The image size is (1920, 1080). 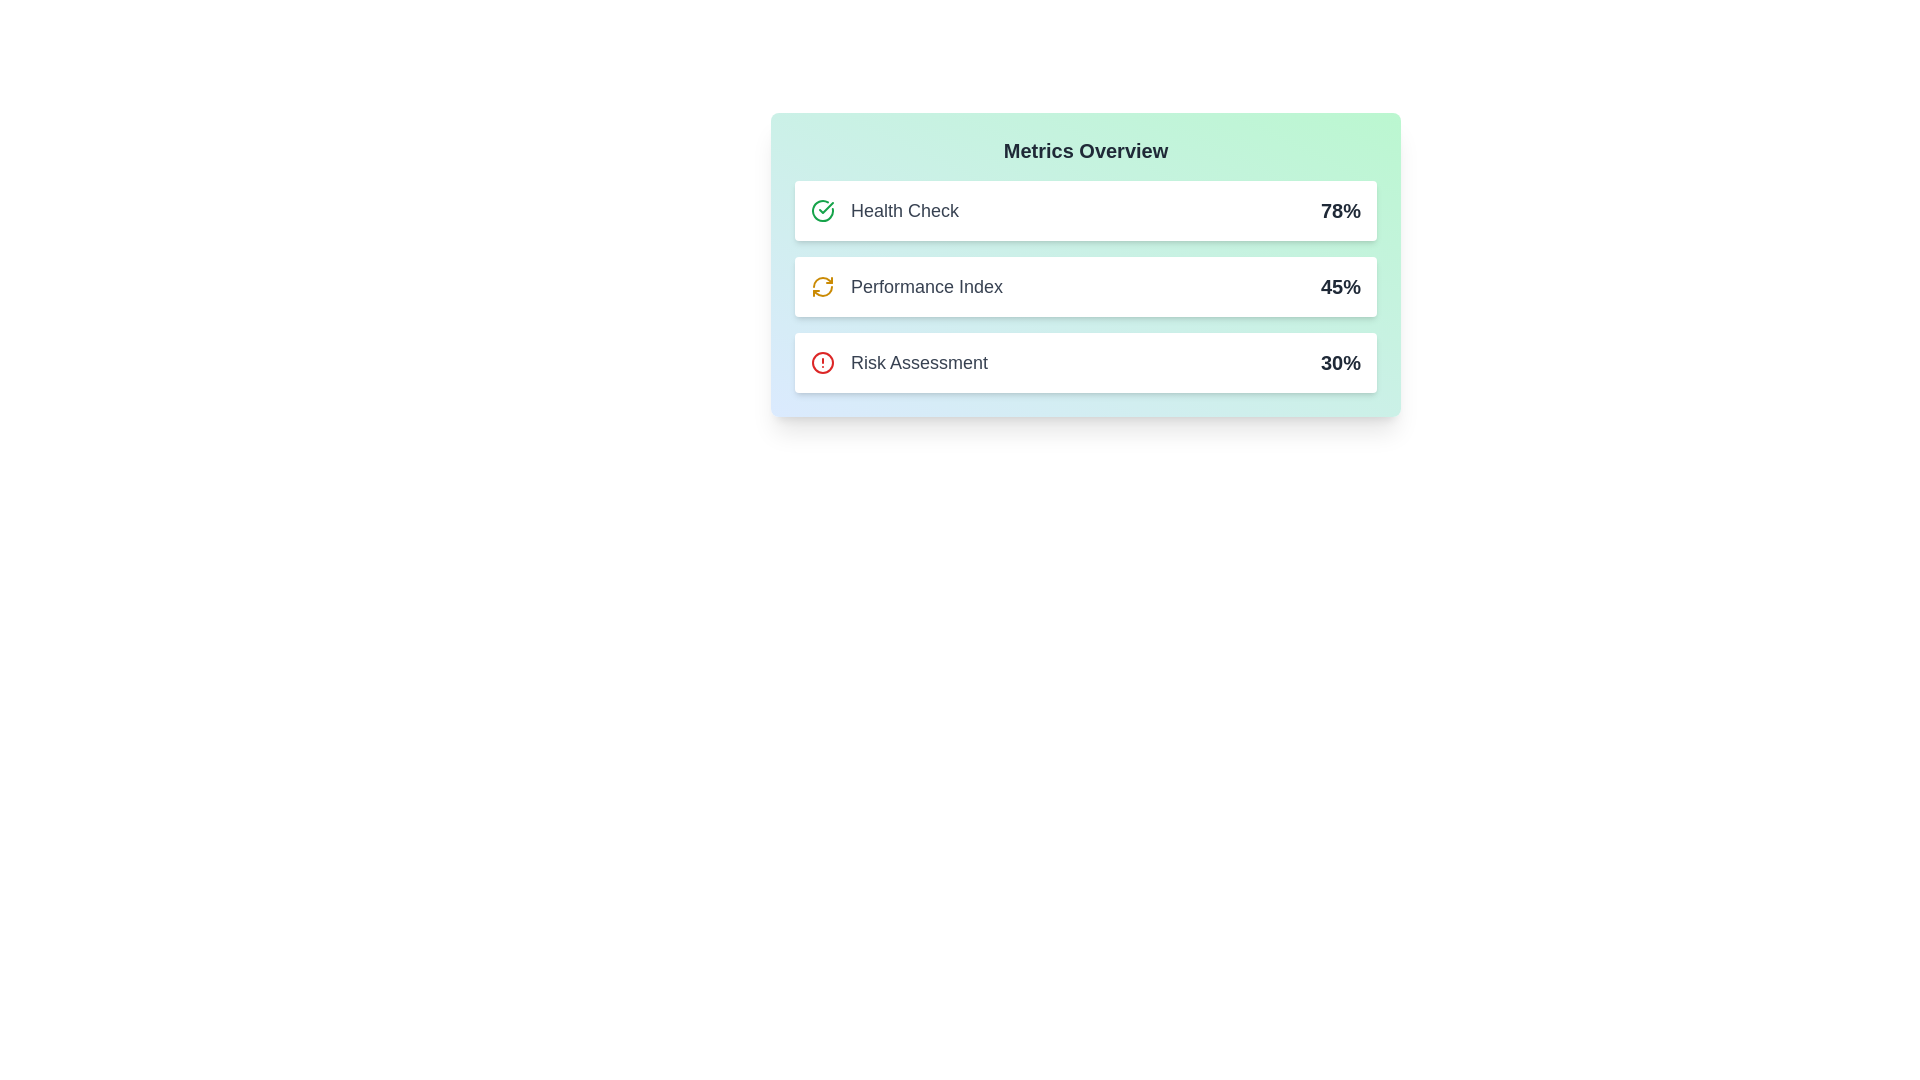 What do you see at coordinates (1340, 286) in the screenshot?
I see `the Text Display element that shows the numeric percentage representation of the Performance Index, located at the right end of its row within the performance card` at bounding box center [1340, 286].